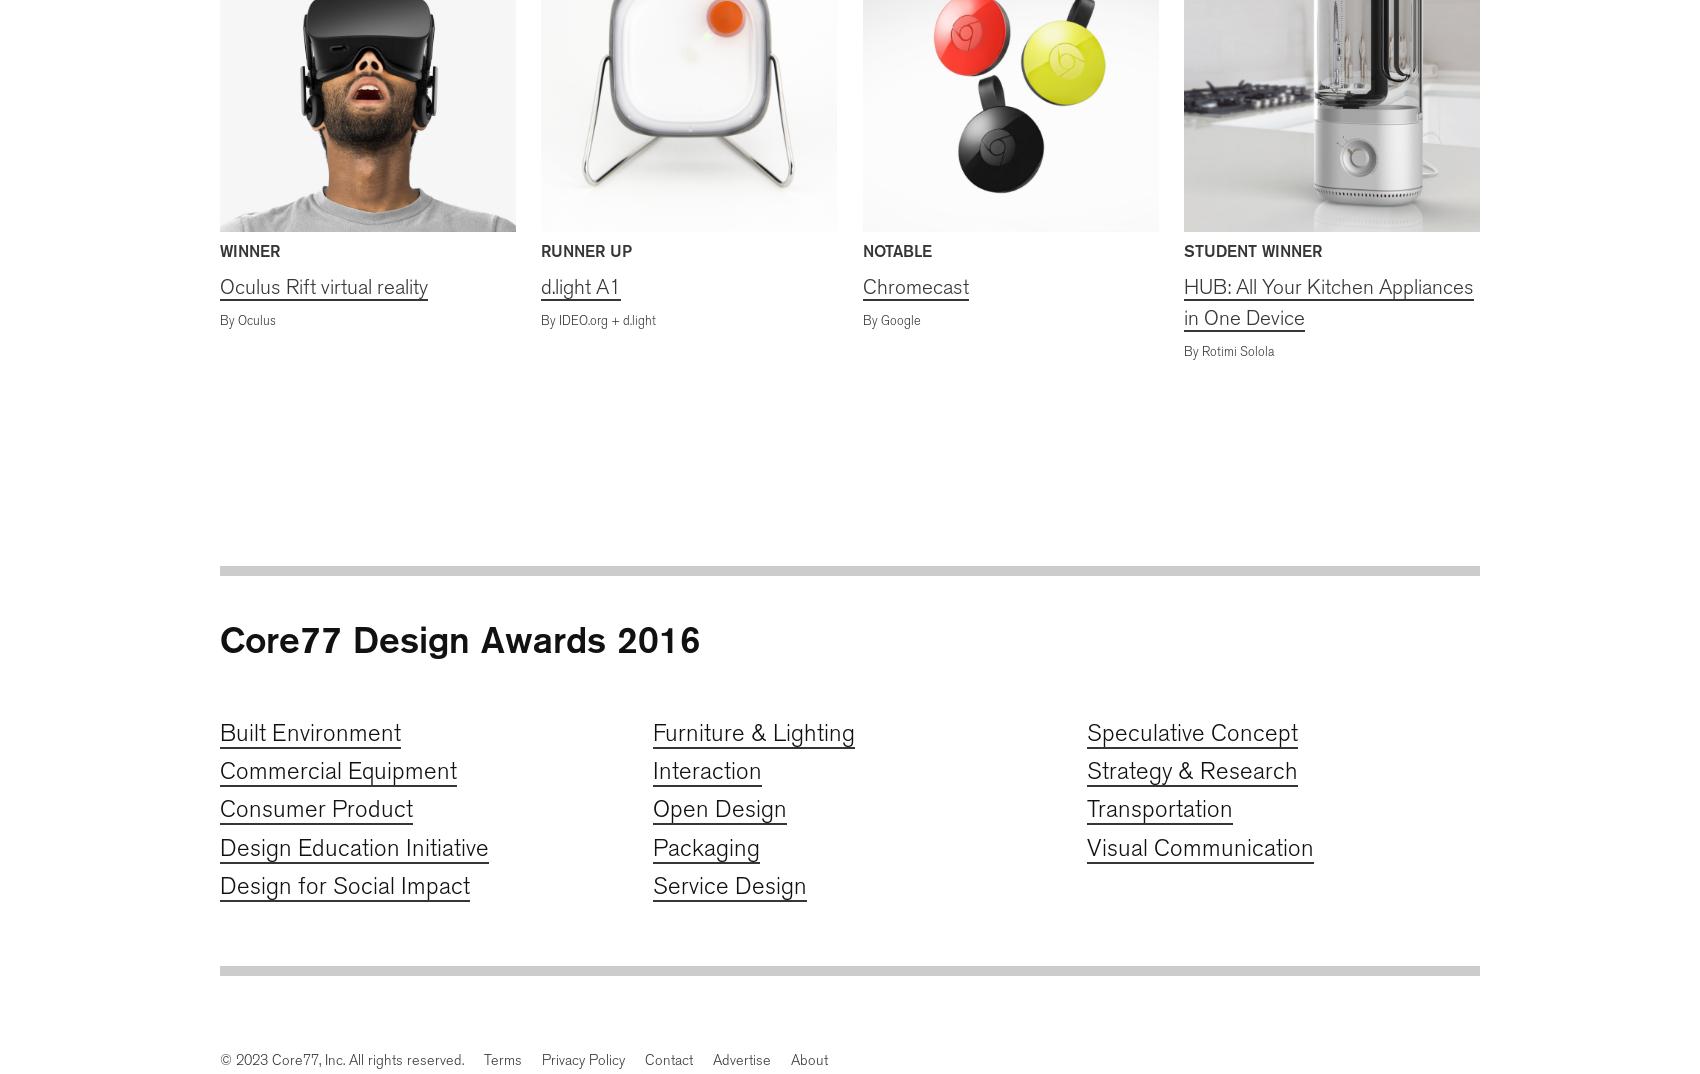  Describe the element at coordinates (310, 732) in the screenshot. I see `'Built Environment'` at that location.